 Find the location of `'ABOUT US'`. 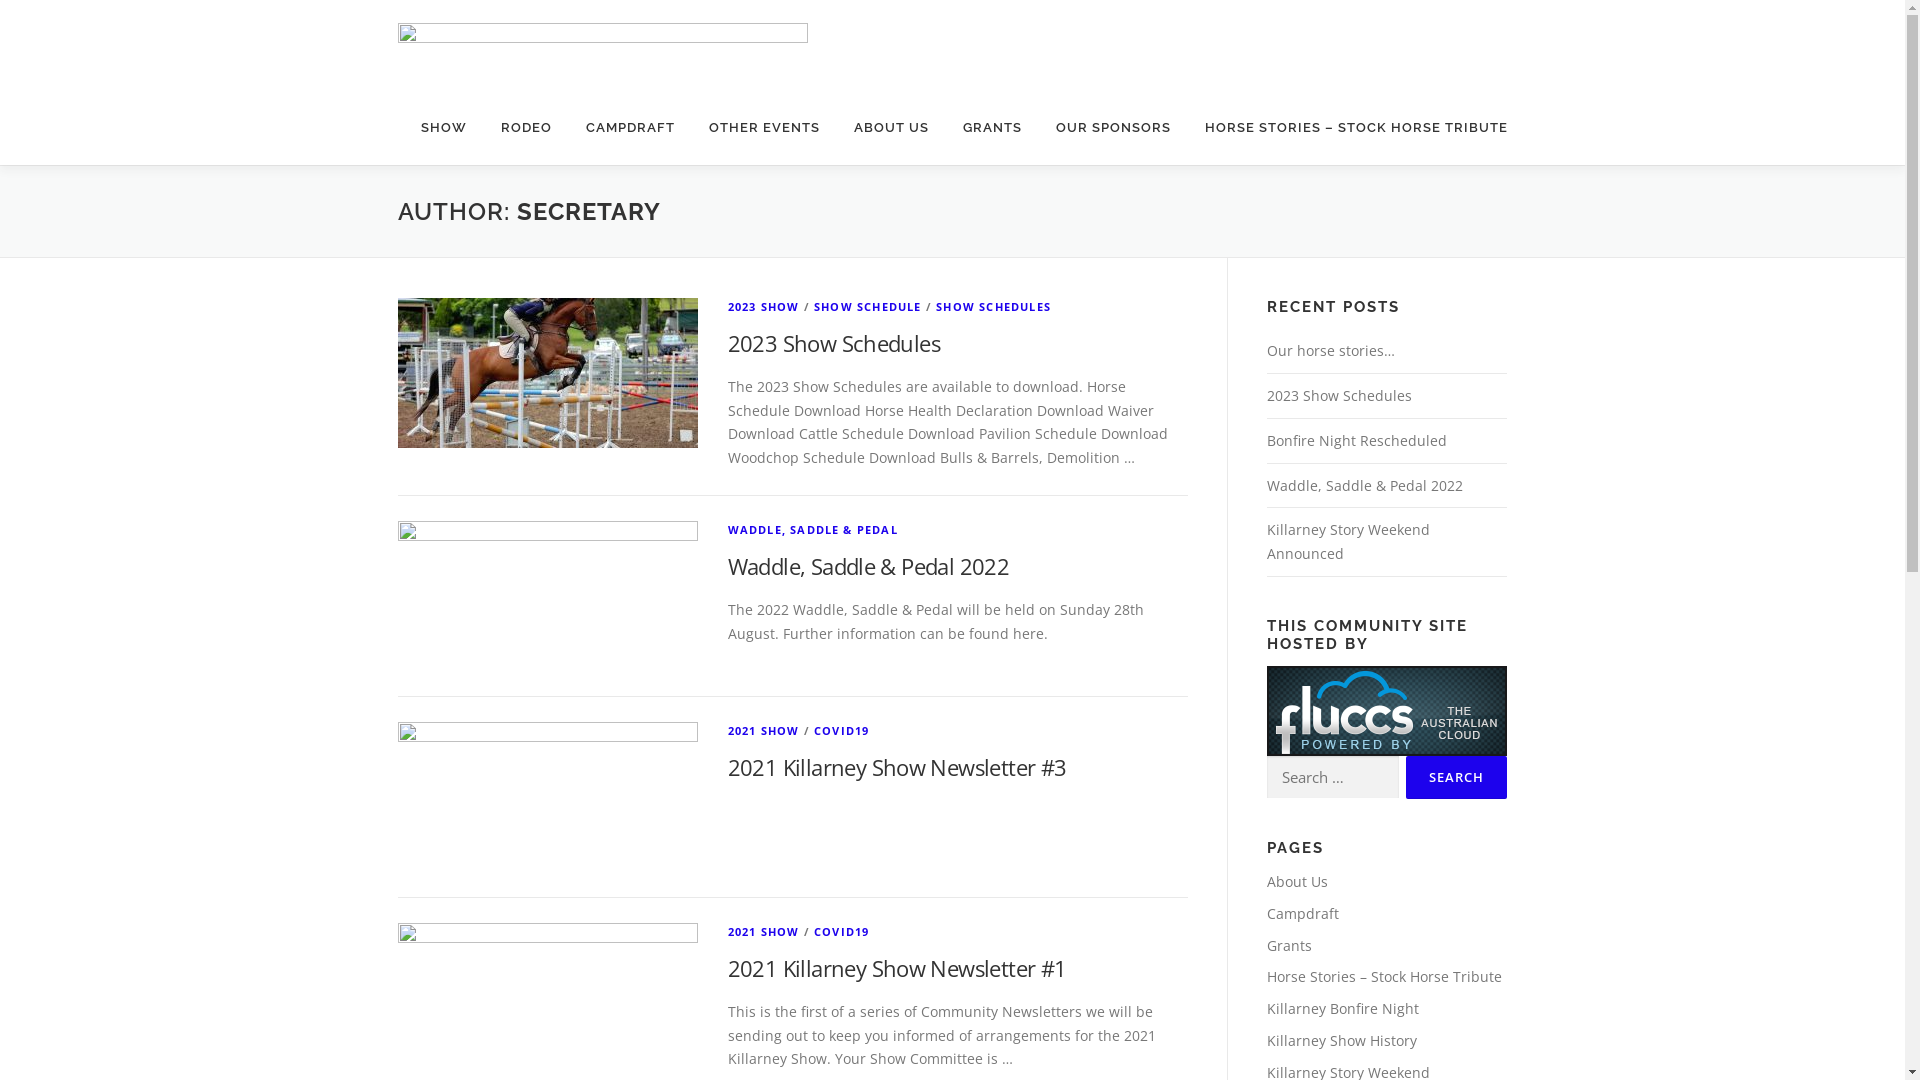

'ABOUT US' is located at coordinates (889, 127).